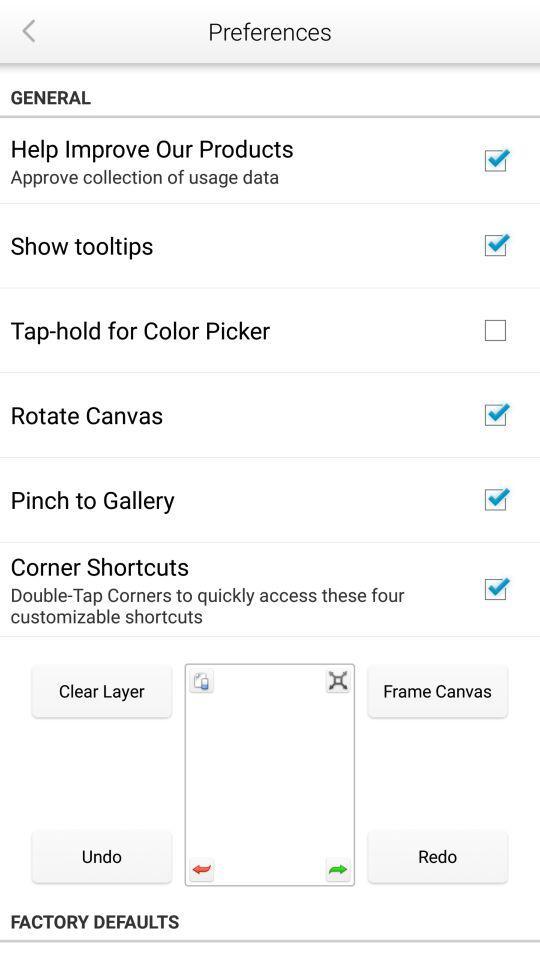  Describe the element at coordinates (27, 30) in the screenshot. I see `the arrow_backward icon` at that location.